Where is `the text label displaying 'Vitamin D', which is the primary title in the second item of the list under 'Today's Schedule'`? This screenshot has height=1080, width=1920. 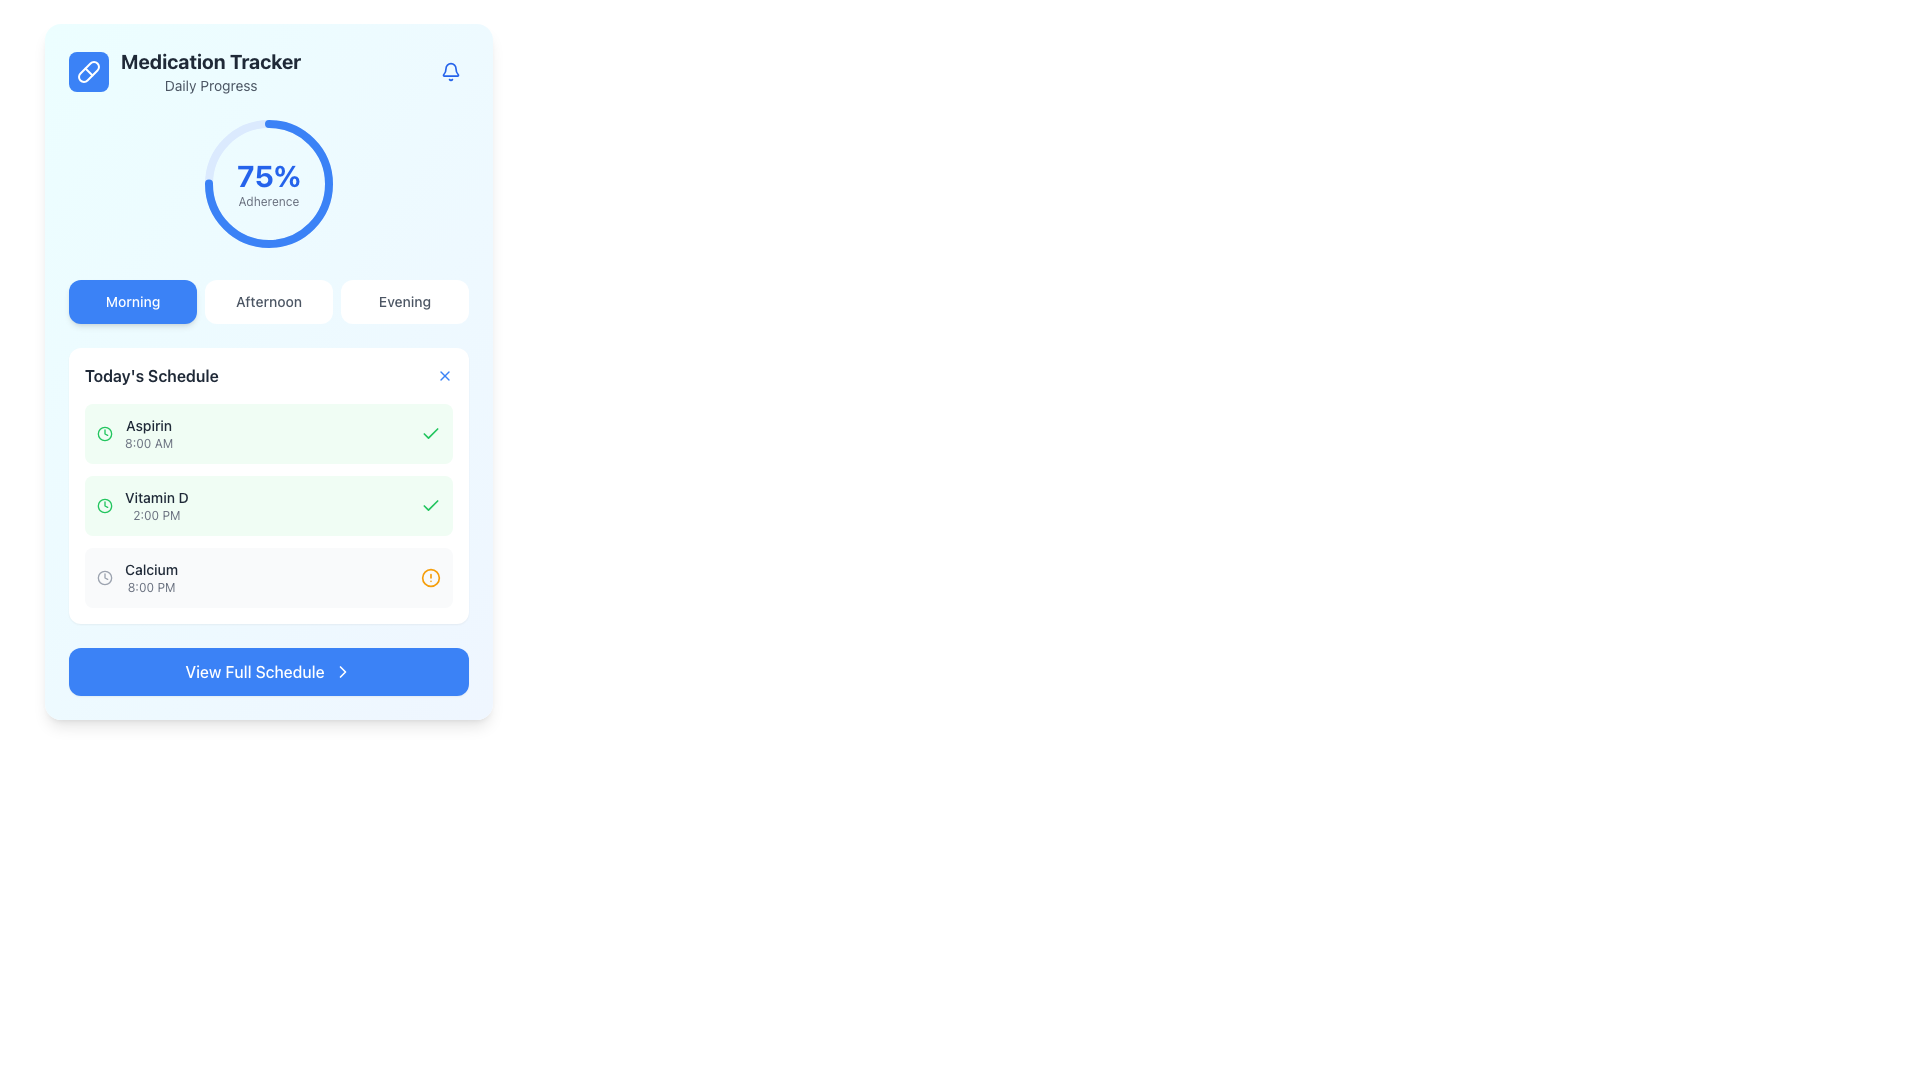 the text label displaying 'Vitamin D', which is the primary title in the second item of the list under 'Today's Schedule' is located at coordinates (155, 496).